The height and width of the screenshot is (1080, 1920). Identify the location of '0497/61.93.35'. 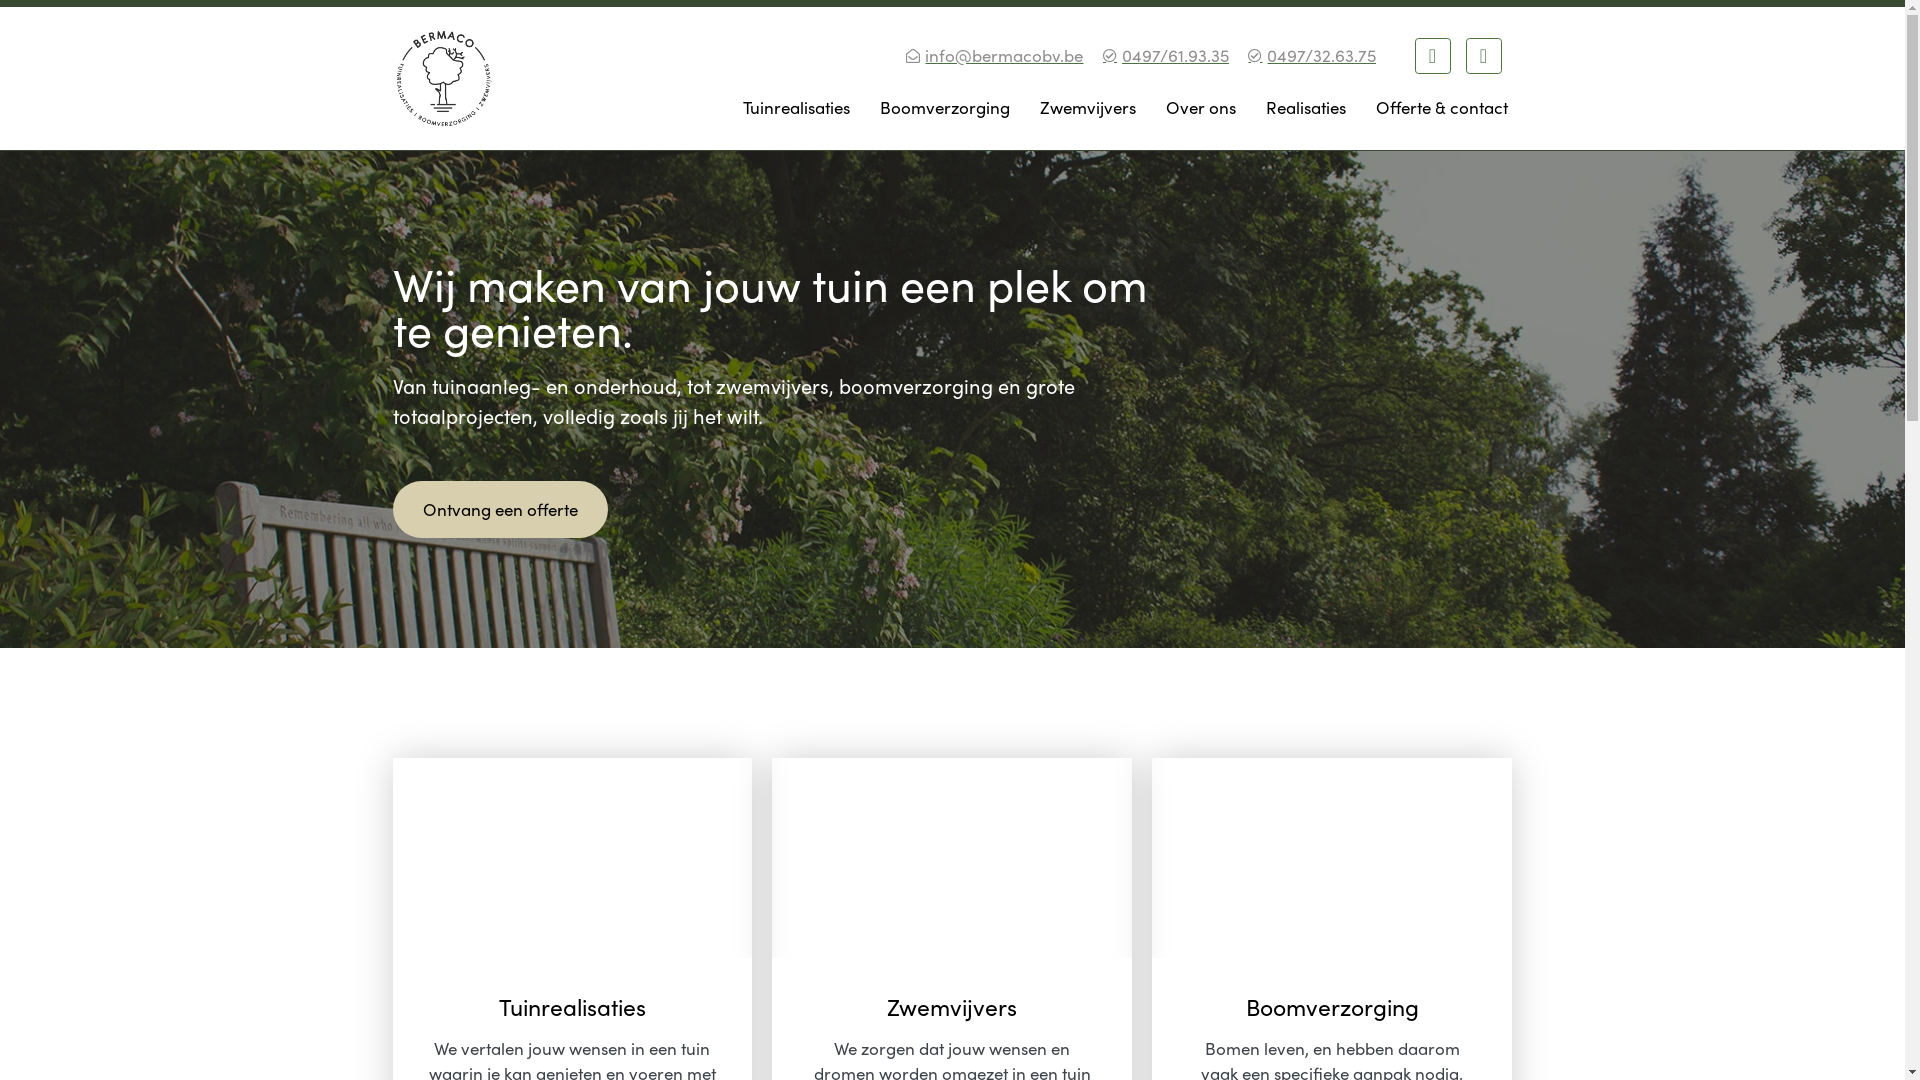
(1163, 55).